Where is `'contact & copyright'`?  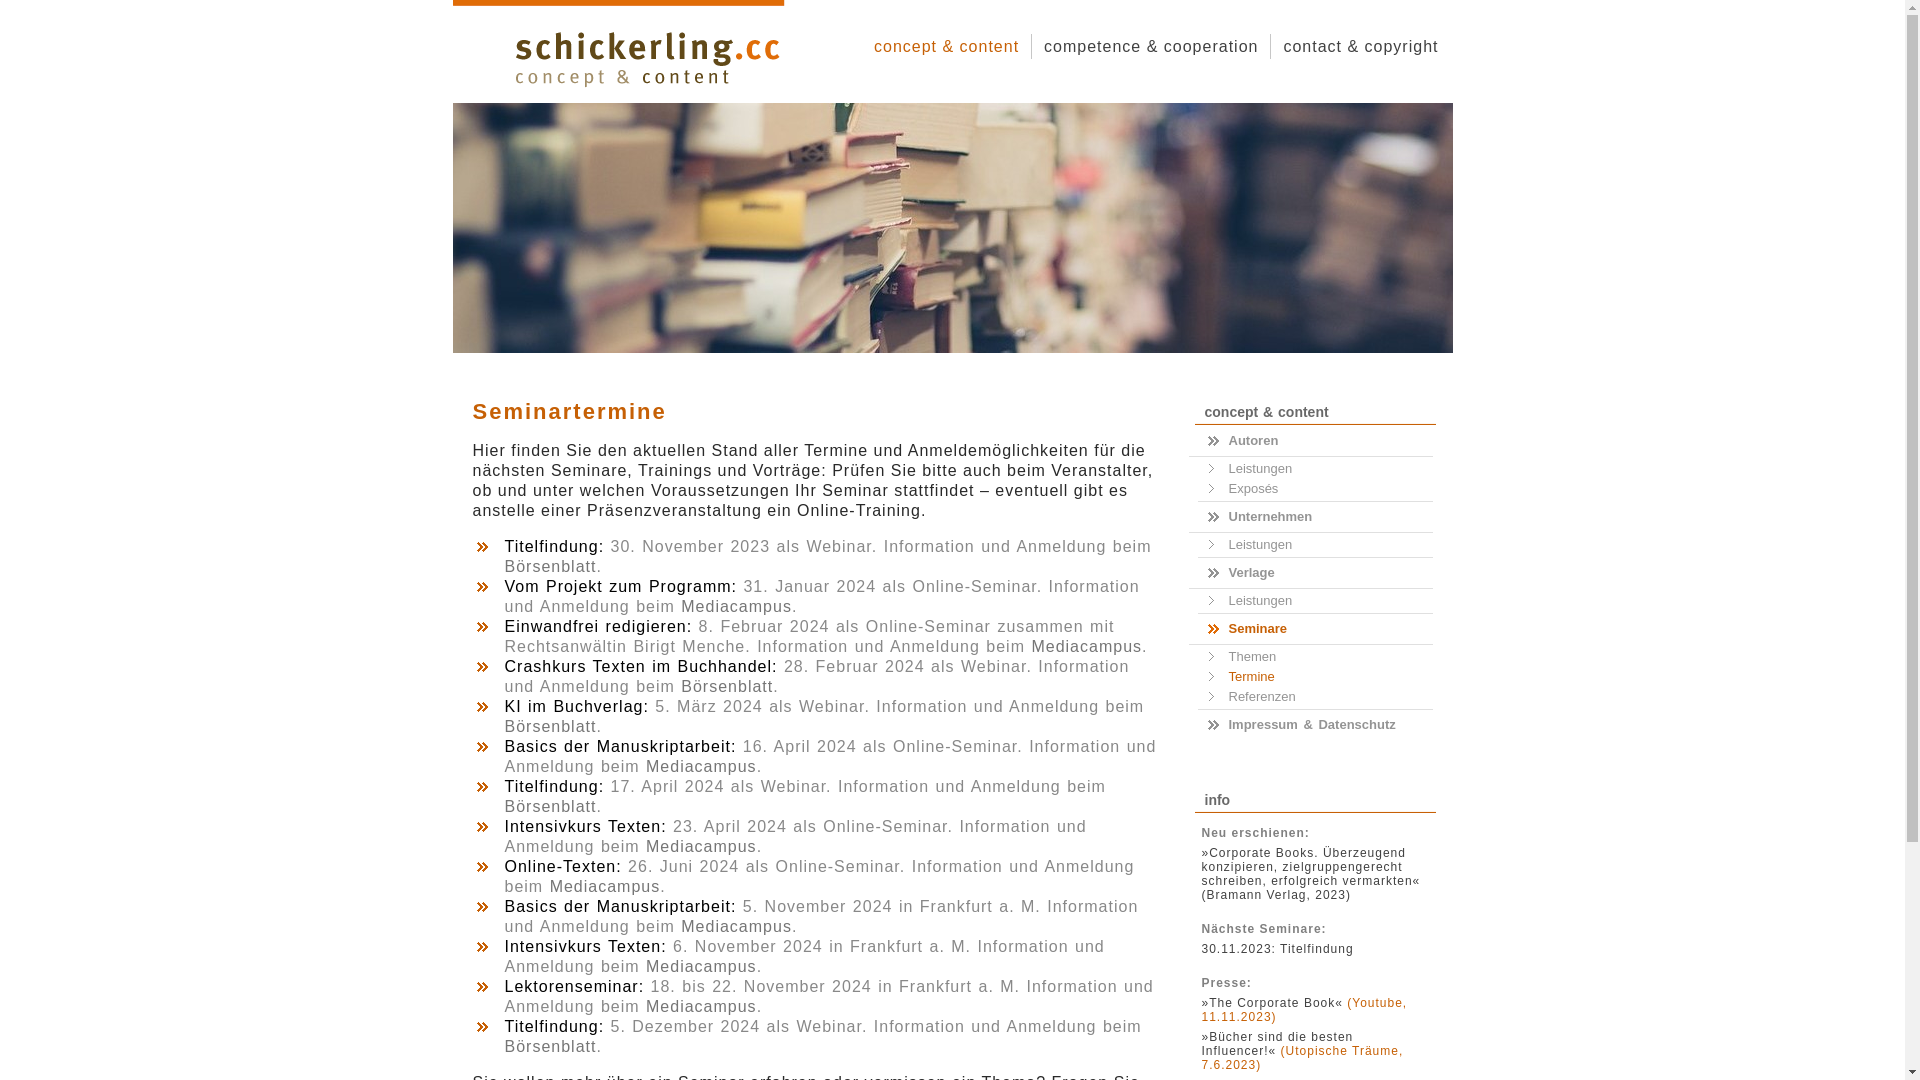 'contact & copyright' is located at coordinates (1360, 45).